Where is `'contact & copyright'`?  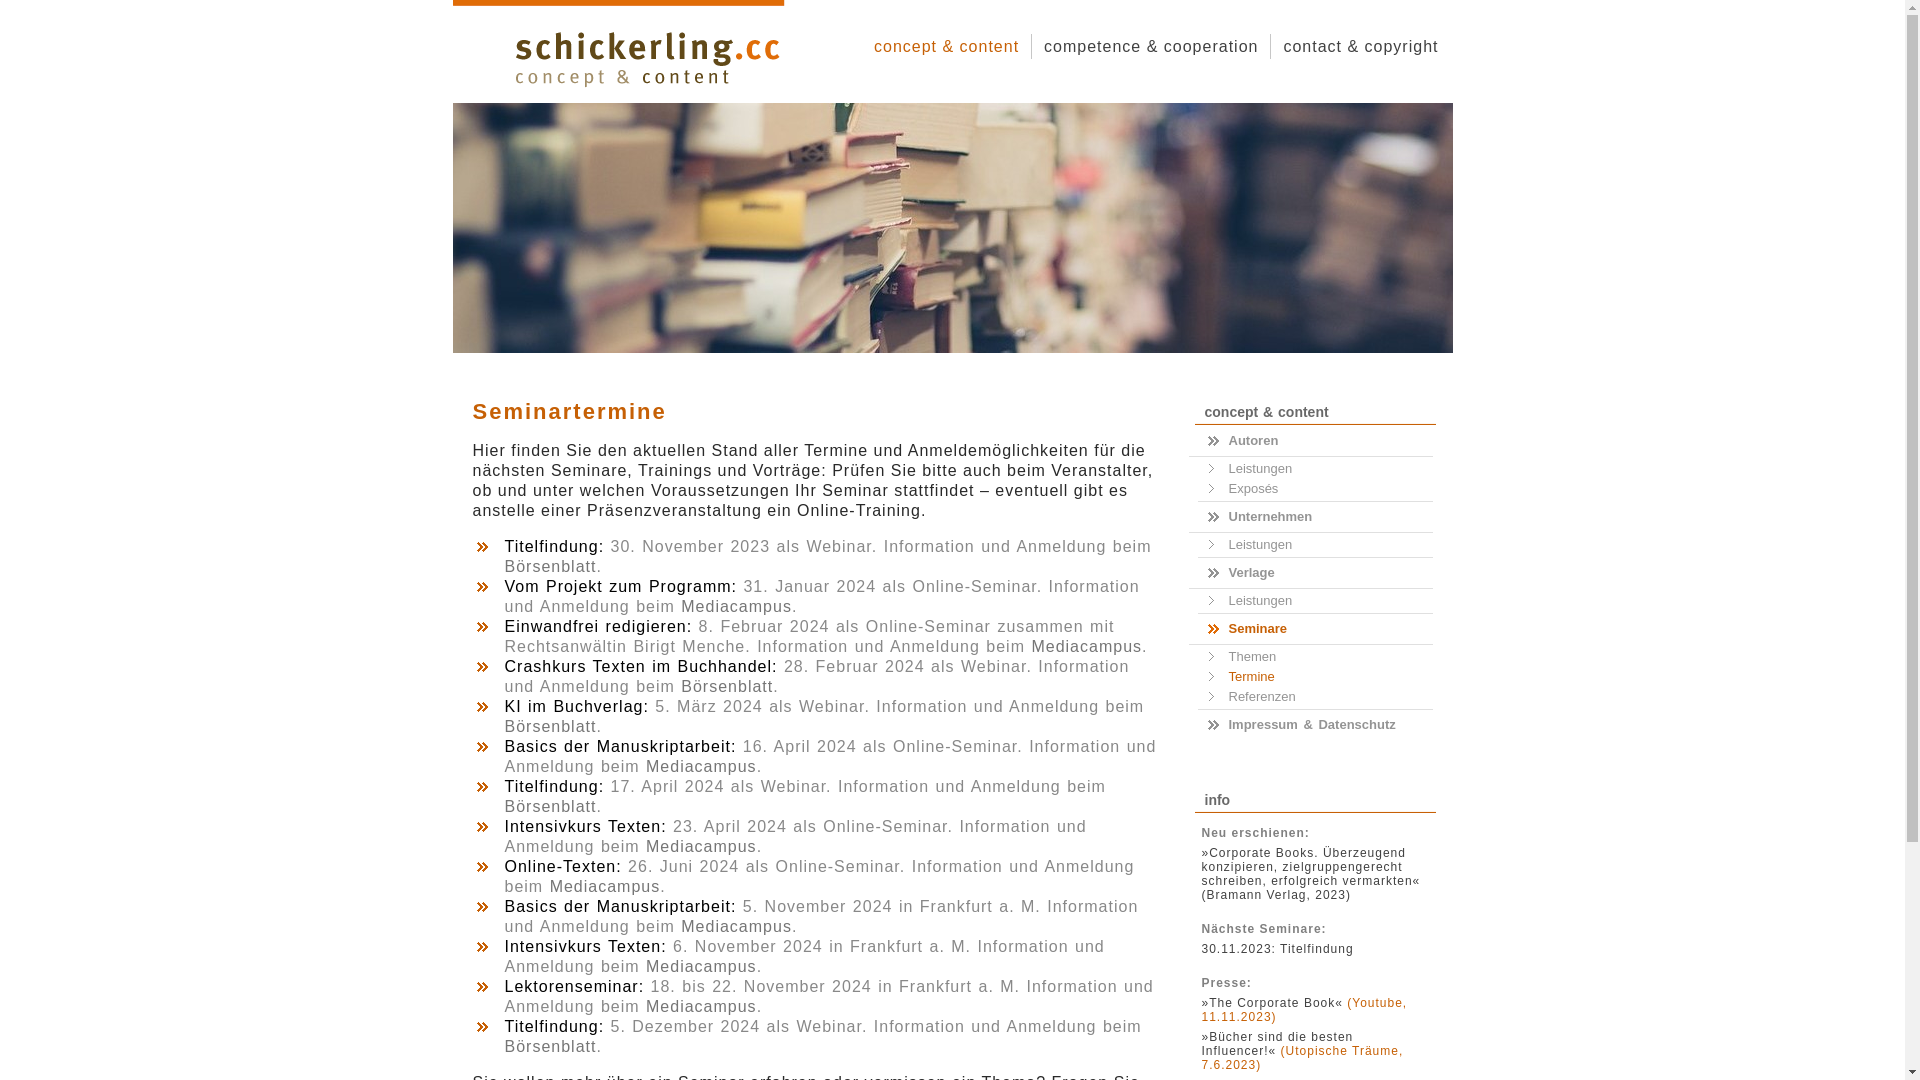 'contact & copyright' is located at coordinates (1360, 45).